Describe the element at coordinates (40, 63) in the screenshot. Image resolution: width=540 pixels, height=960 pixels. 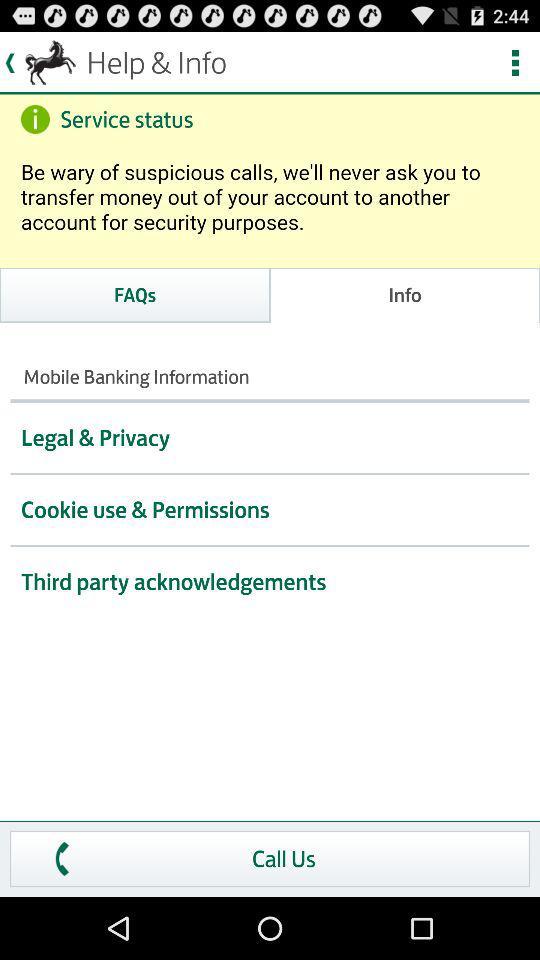
I see `icon which is left to the text help  info` at that location.